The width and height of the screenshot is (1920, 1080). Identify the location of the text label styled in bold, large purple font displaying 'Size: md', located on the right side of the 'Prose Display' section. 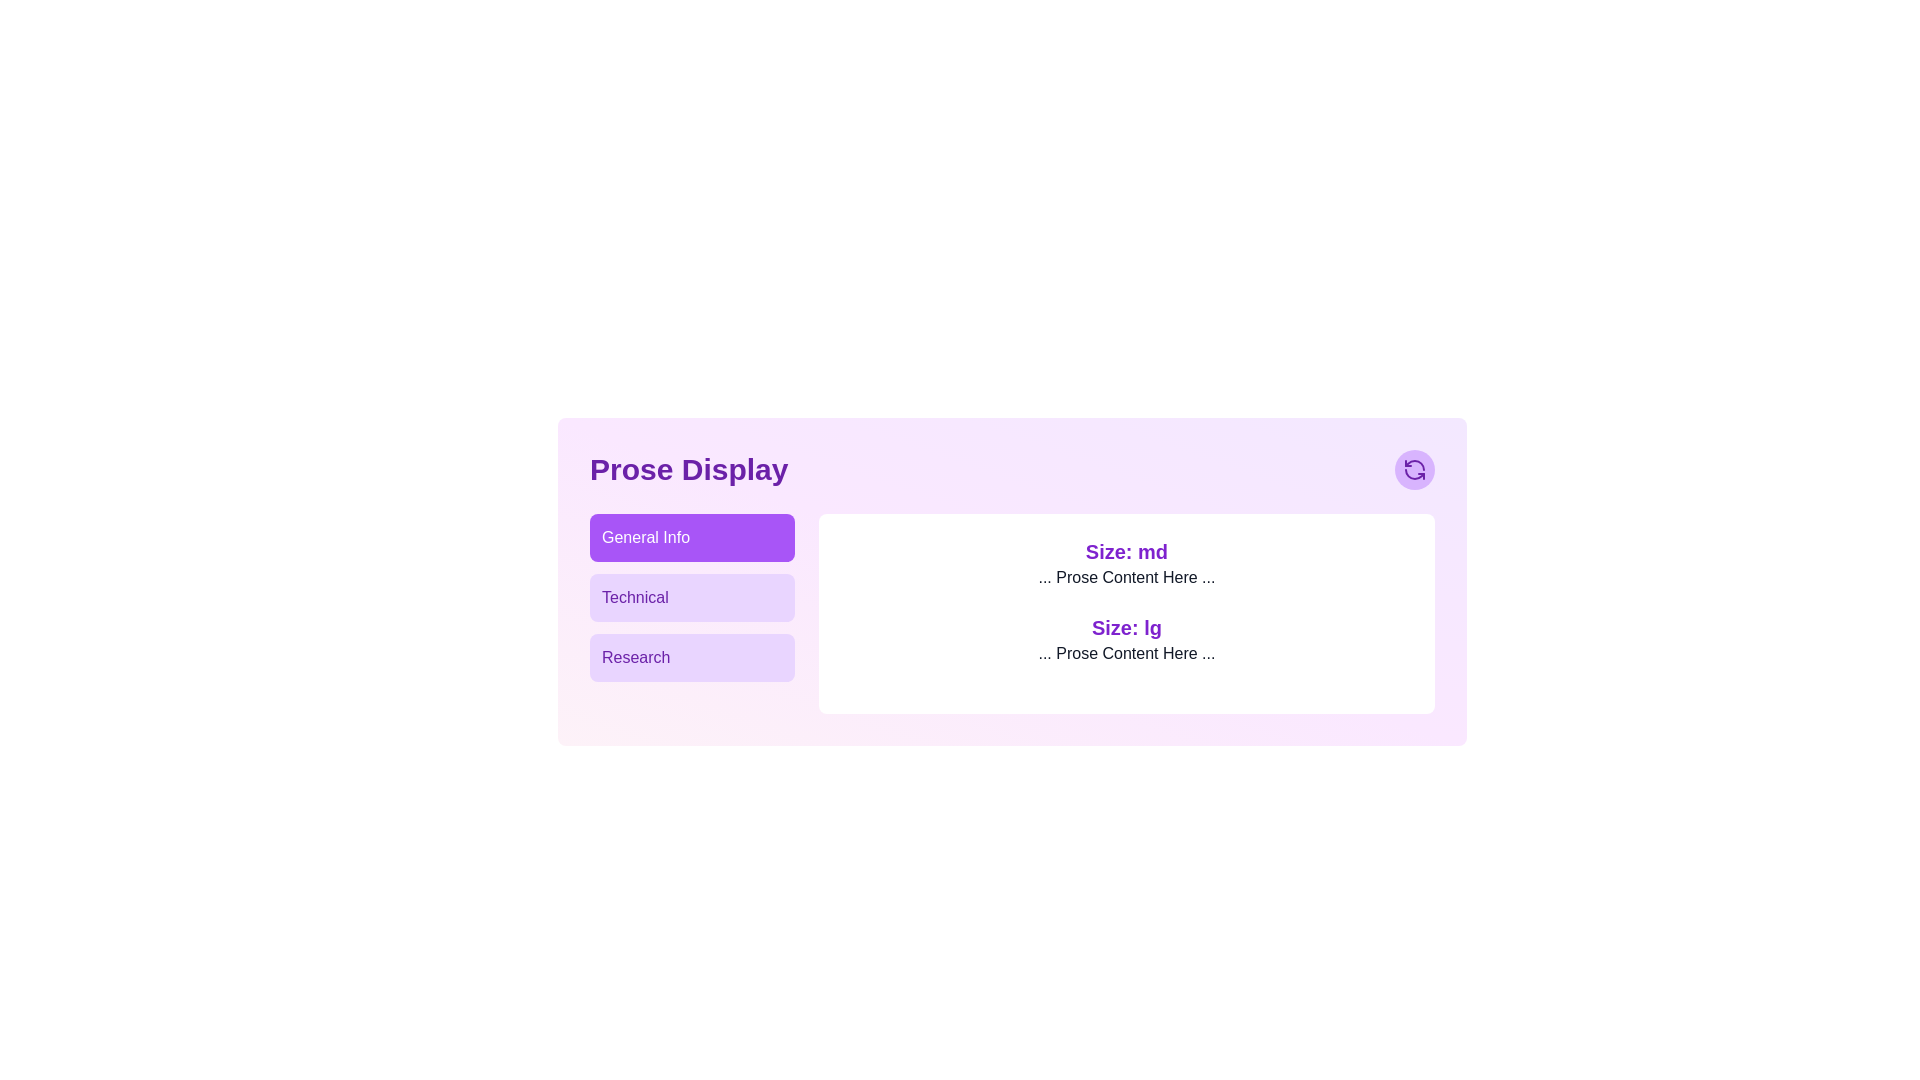
(1127, 551).